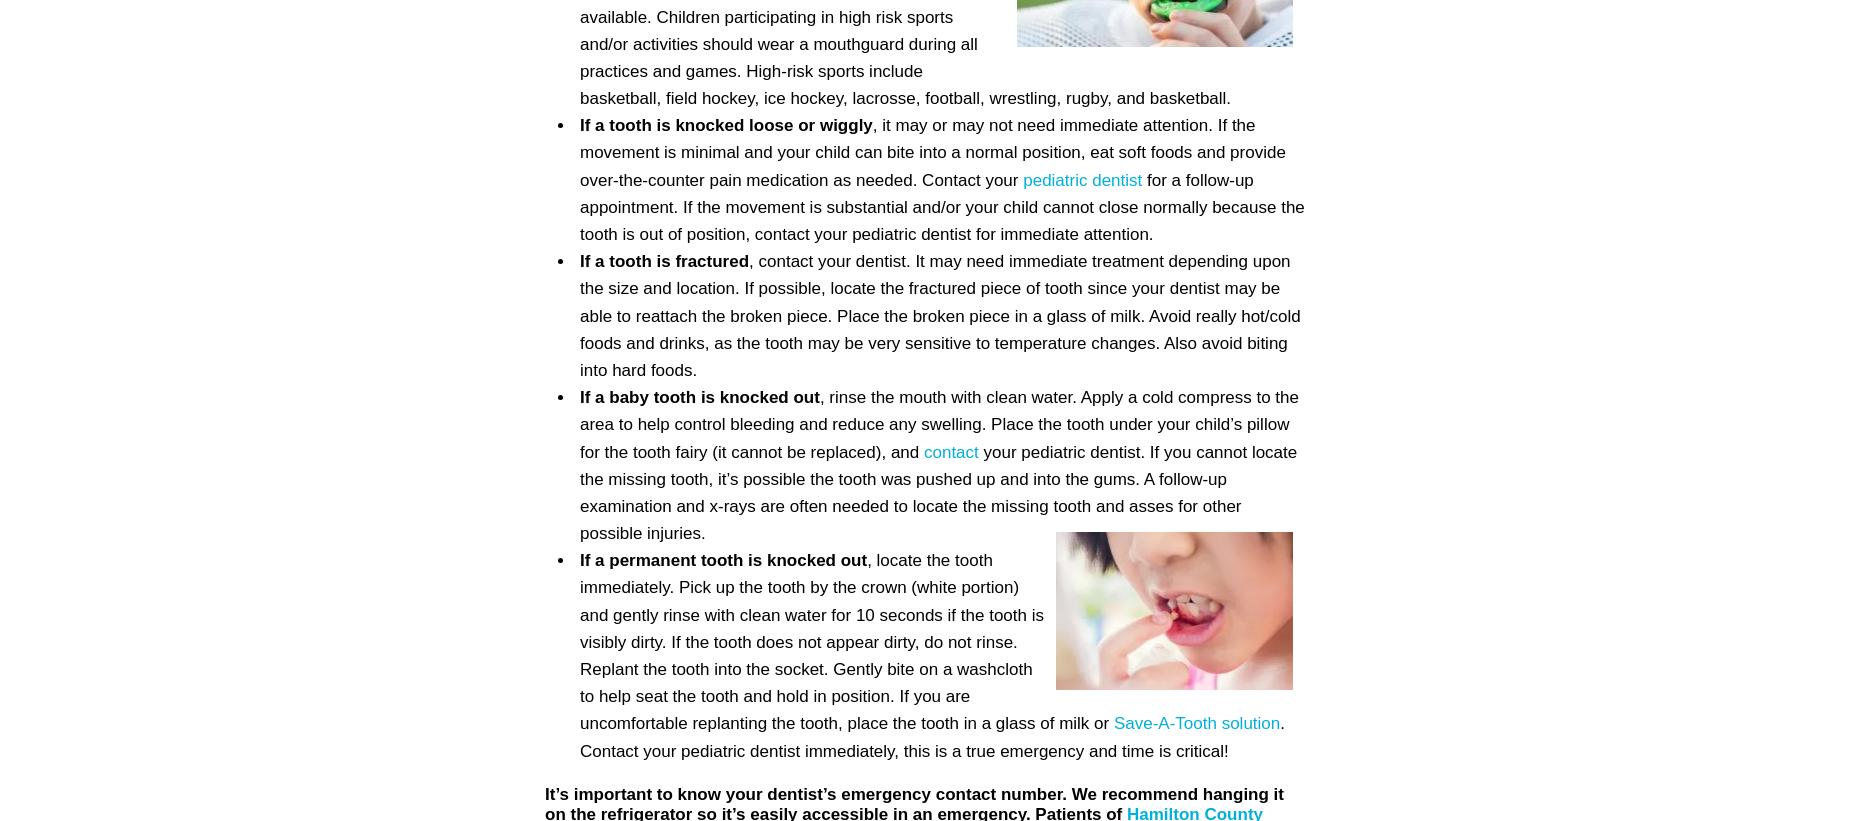 The image size is (1850, 821). I want to click on 'If a baby tooth is knocked out', so click(699, 396).